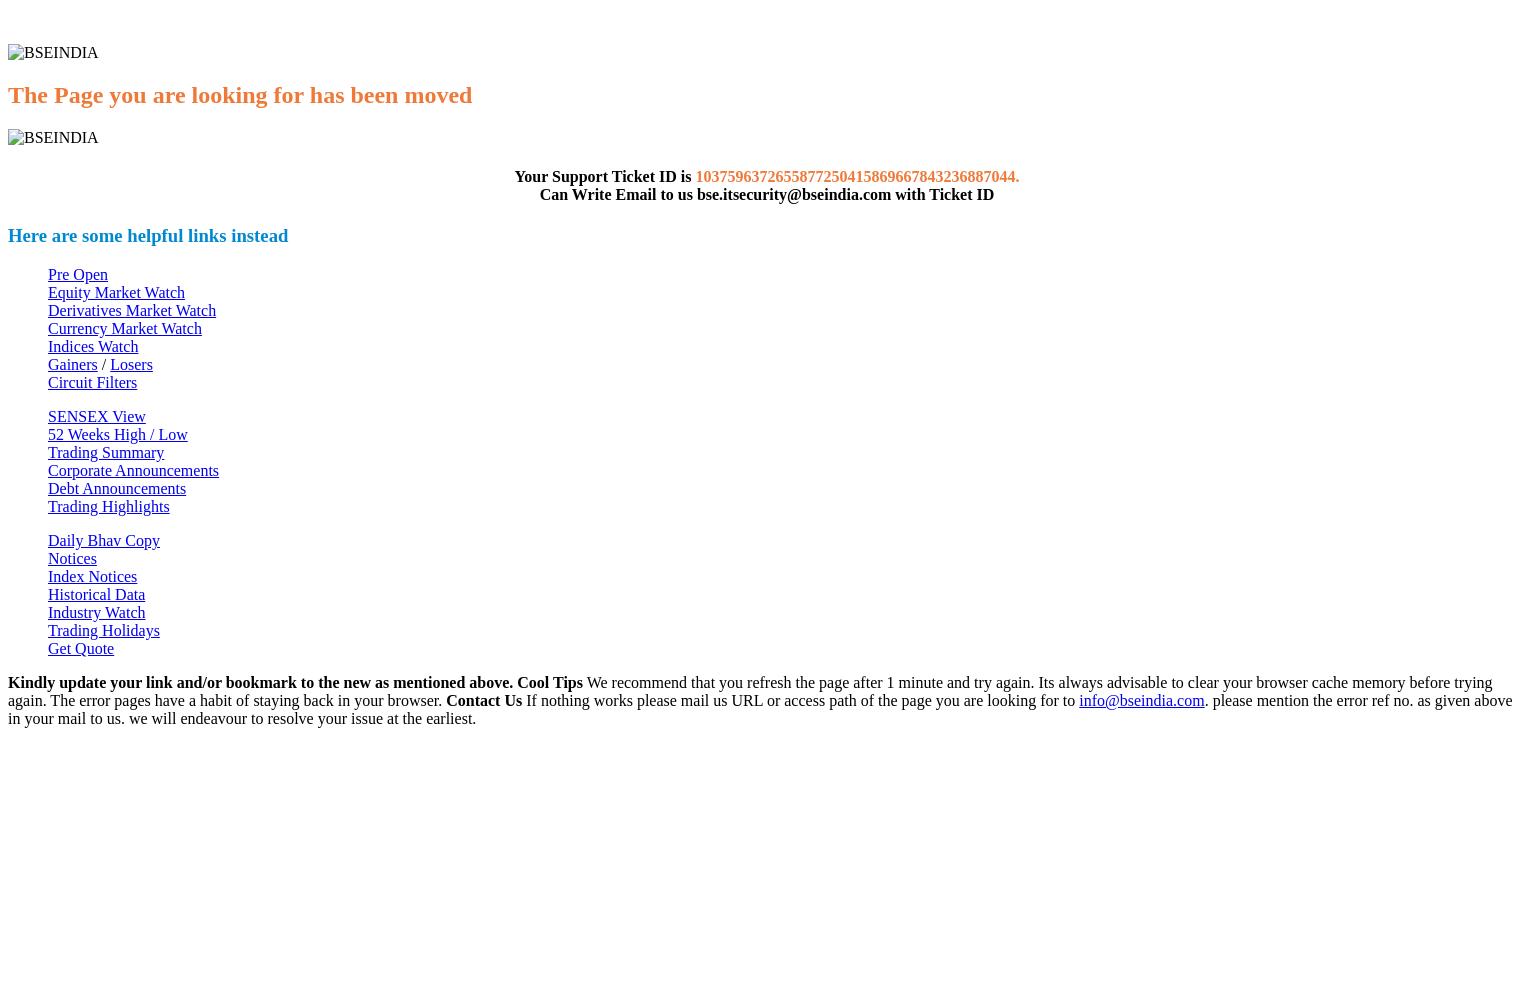 This screenshot has height=1000, width=1534. Describe the element at coordinates (105, 451) in the screenshot. I see `'Trading Summary'` at that location.